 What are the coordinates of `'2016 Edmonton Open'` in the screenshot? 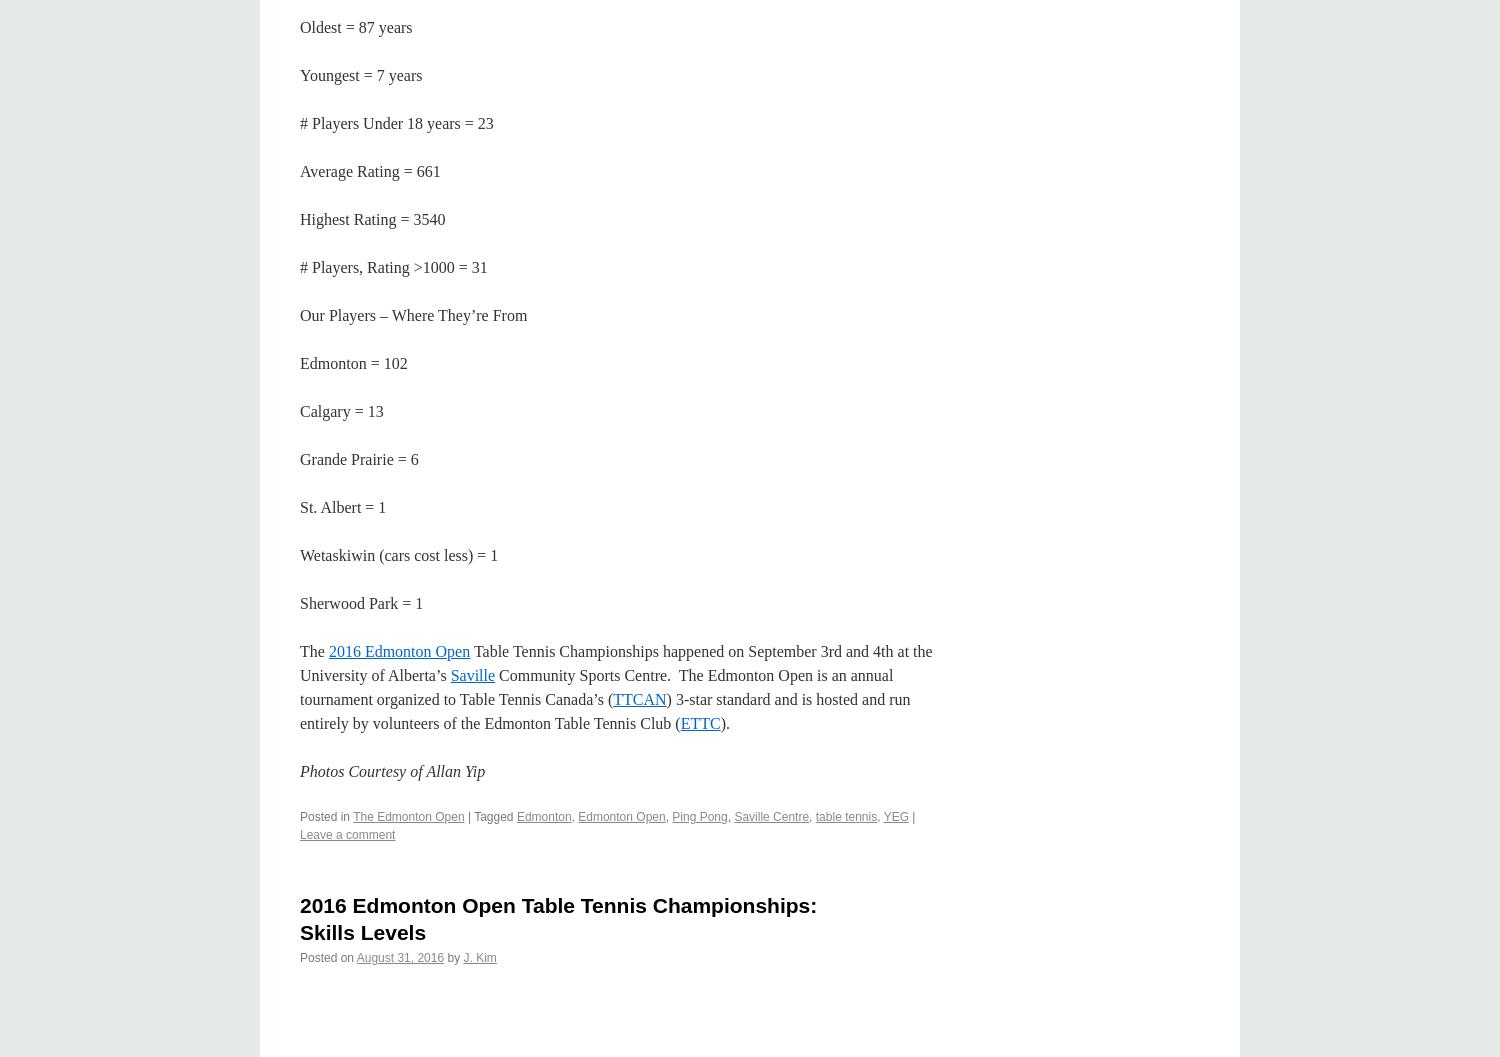 It's located at (399, 650).